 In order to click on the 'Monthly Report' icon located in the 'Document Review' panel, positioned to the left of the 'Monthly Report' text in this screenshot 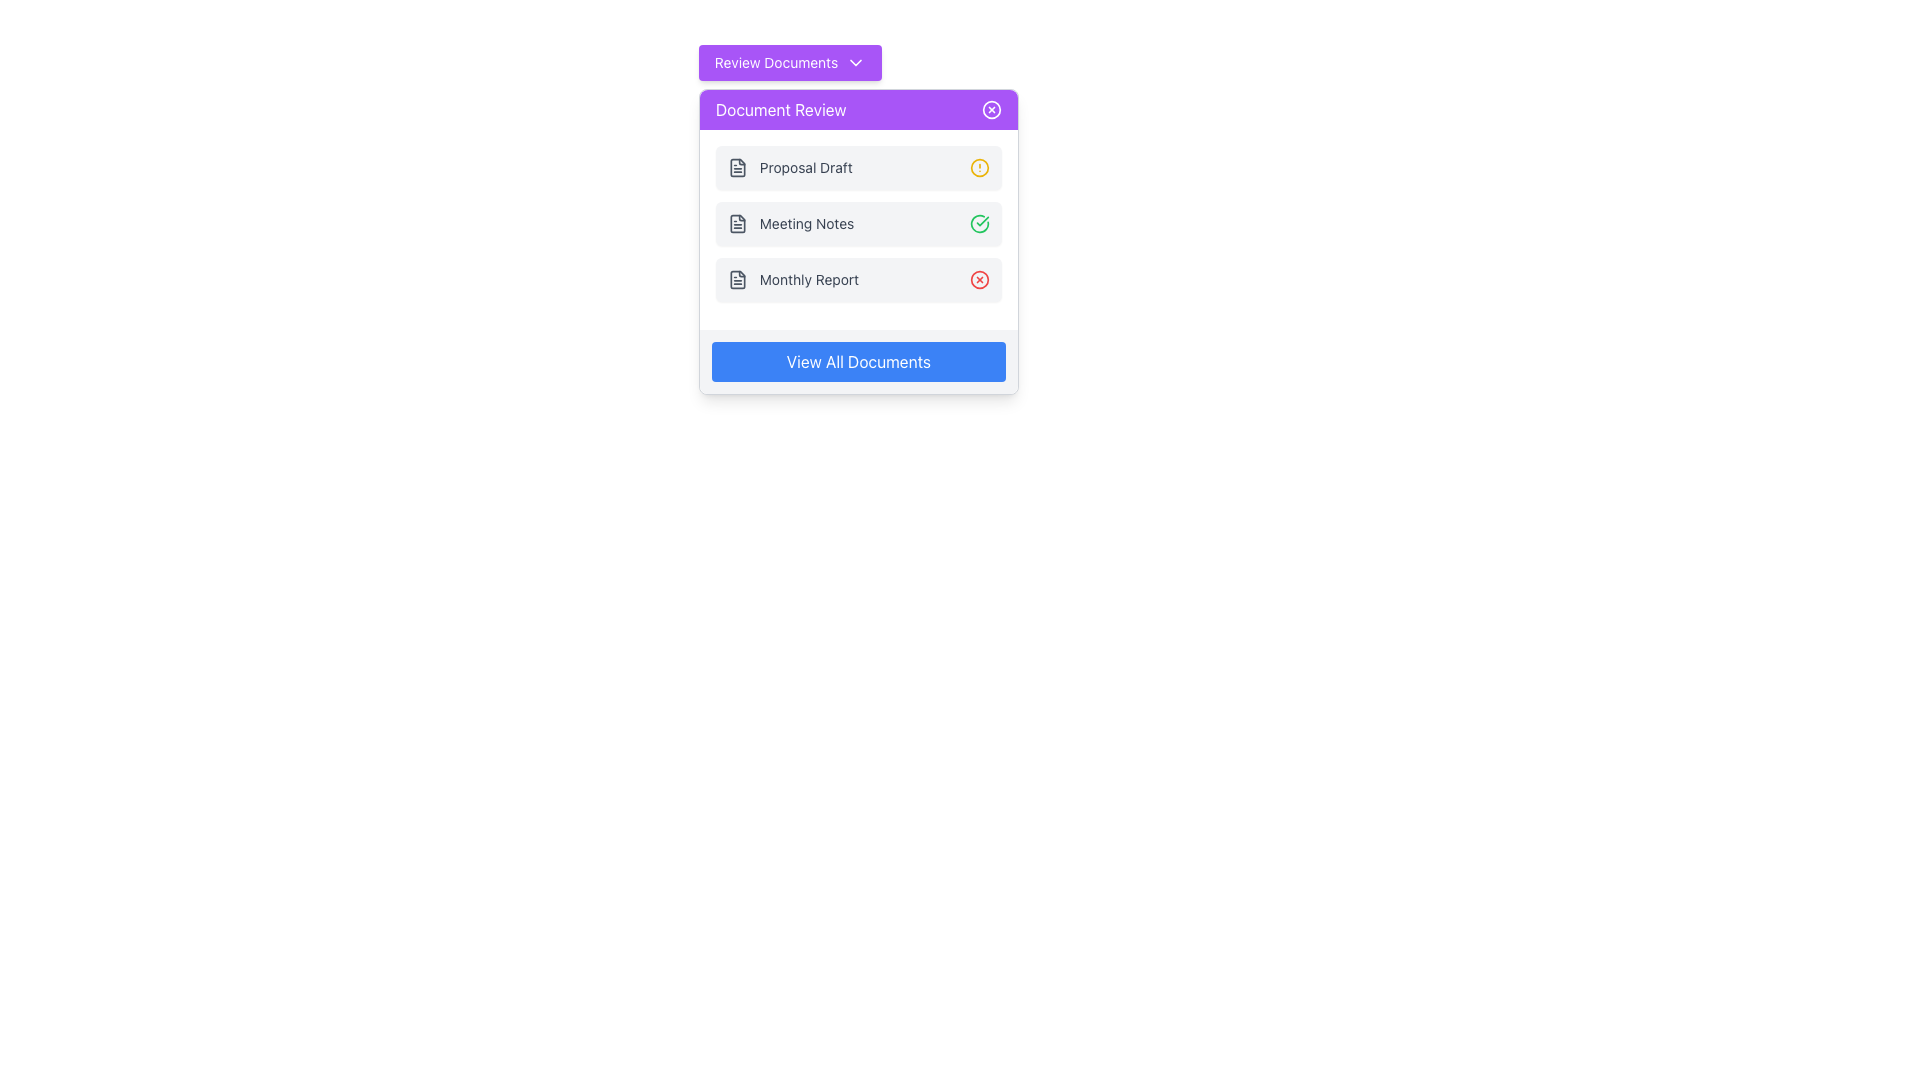, I will do `click(736, 280)`.